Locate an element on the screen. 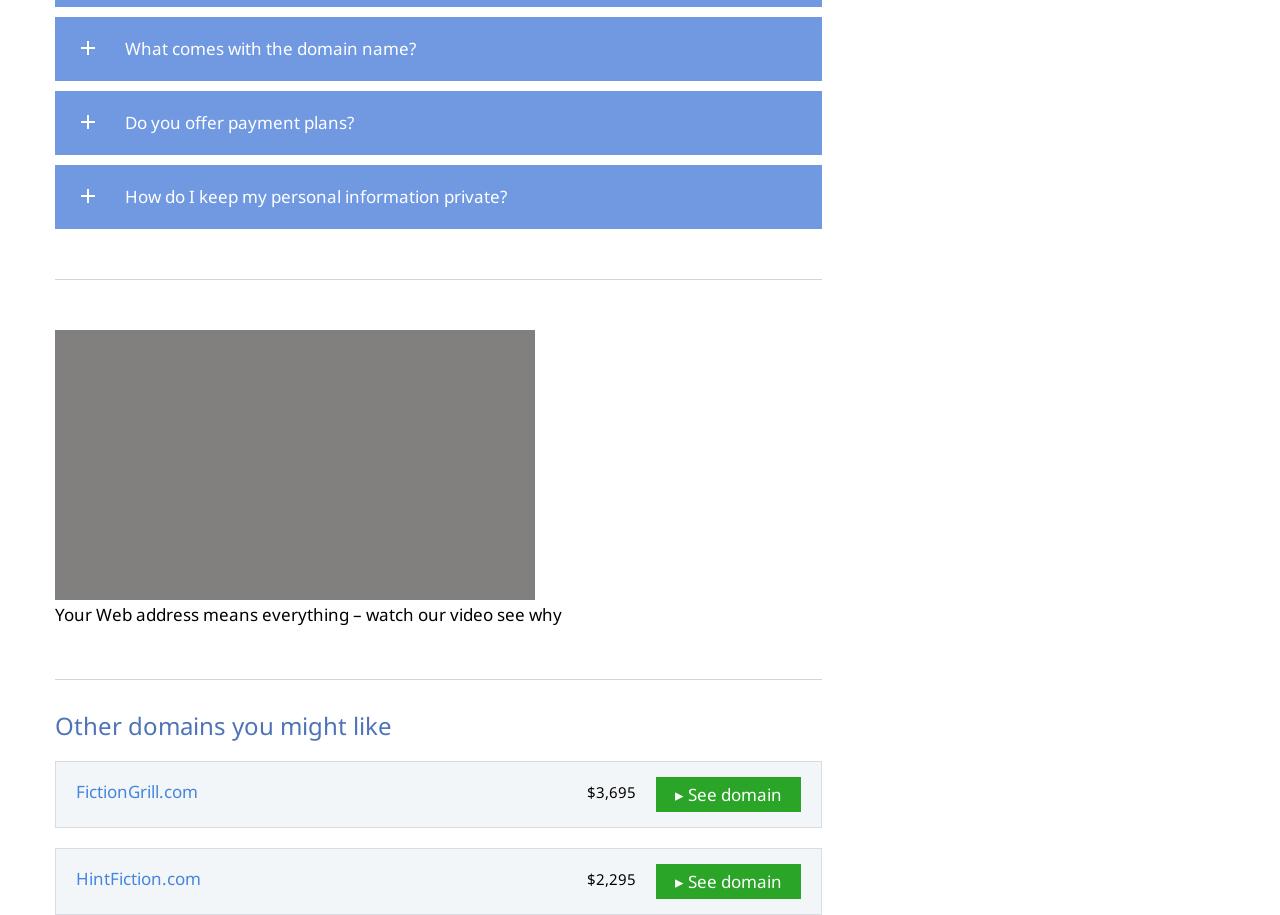 Image resolution: width=1280 pixels, height=915 pixels. 'FictionGrill.com' is located at coordinates (135, 790).